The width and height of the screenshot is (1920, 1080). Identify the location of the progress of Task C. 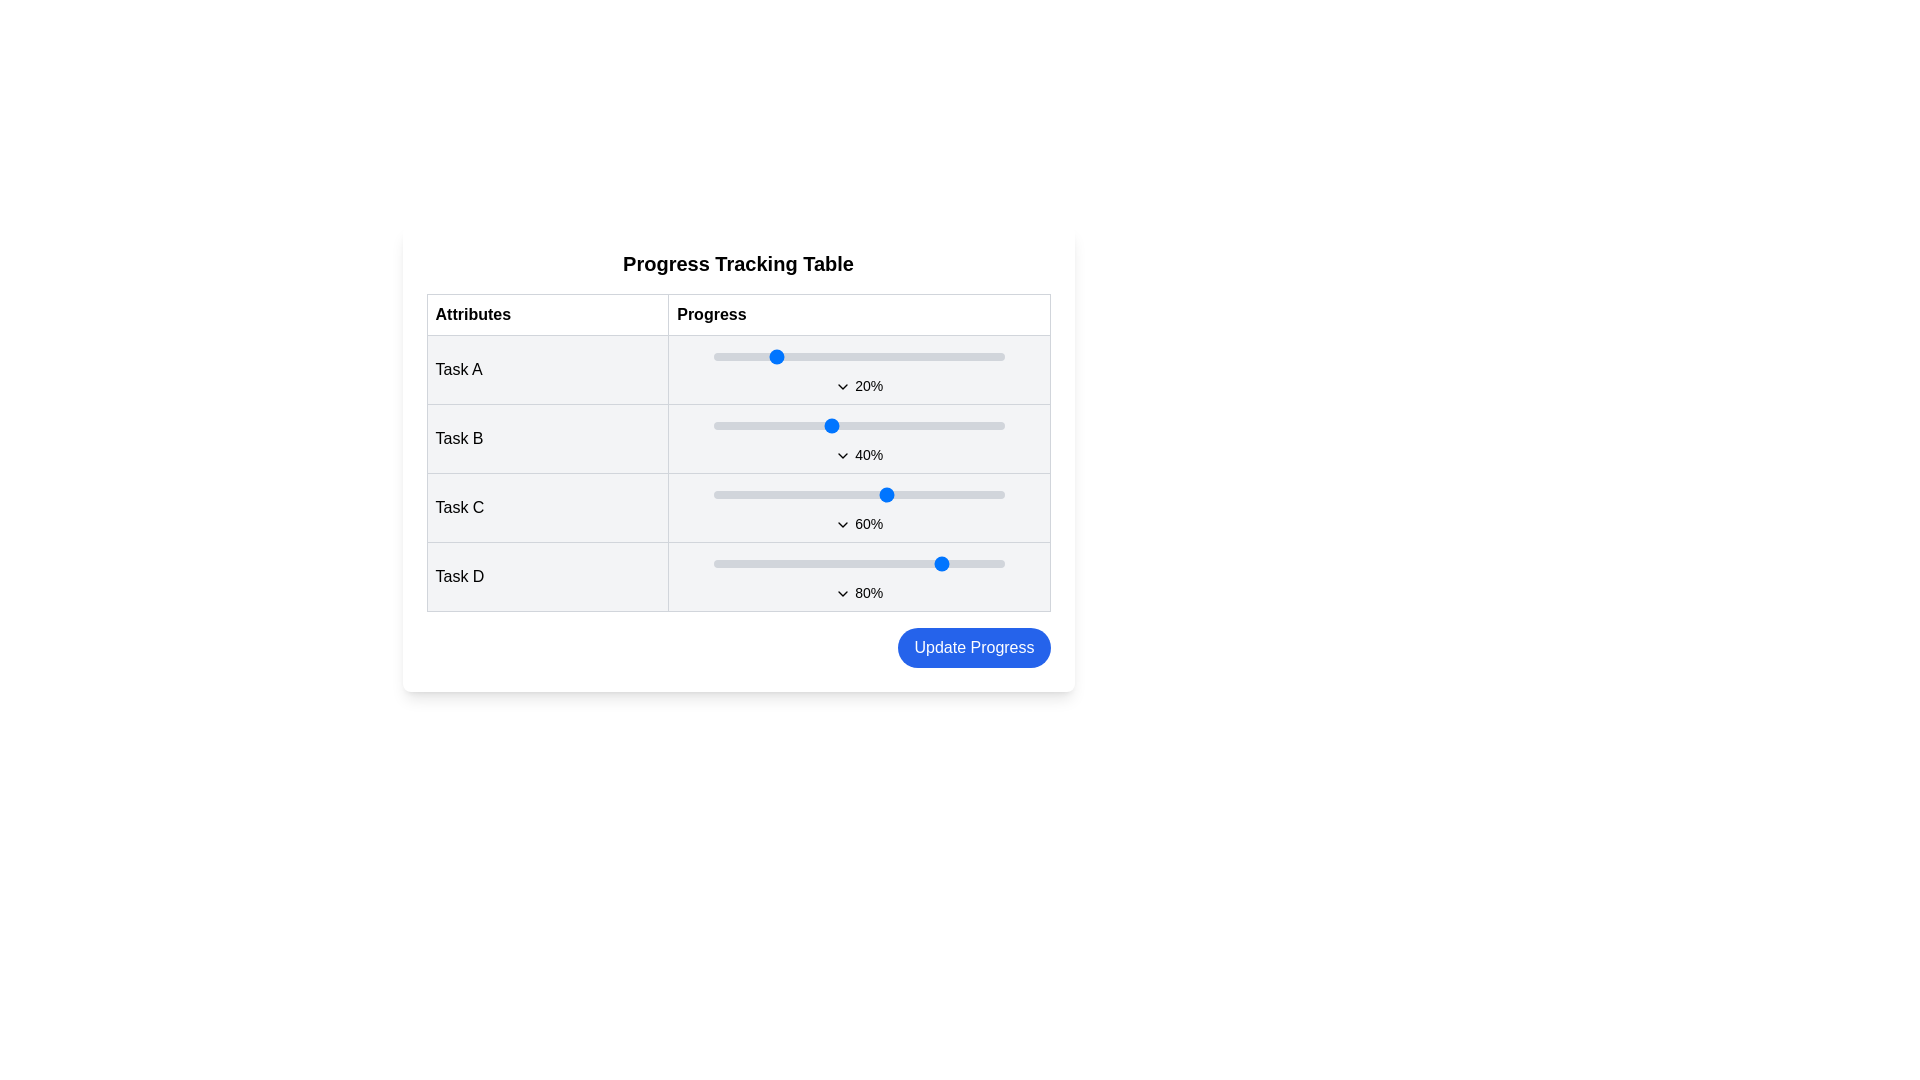
(893, 494).